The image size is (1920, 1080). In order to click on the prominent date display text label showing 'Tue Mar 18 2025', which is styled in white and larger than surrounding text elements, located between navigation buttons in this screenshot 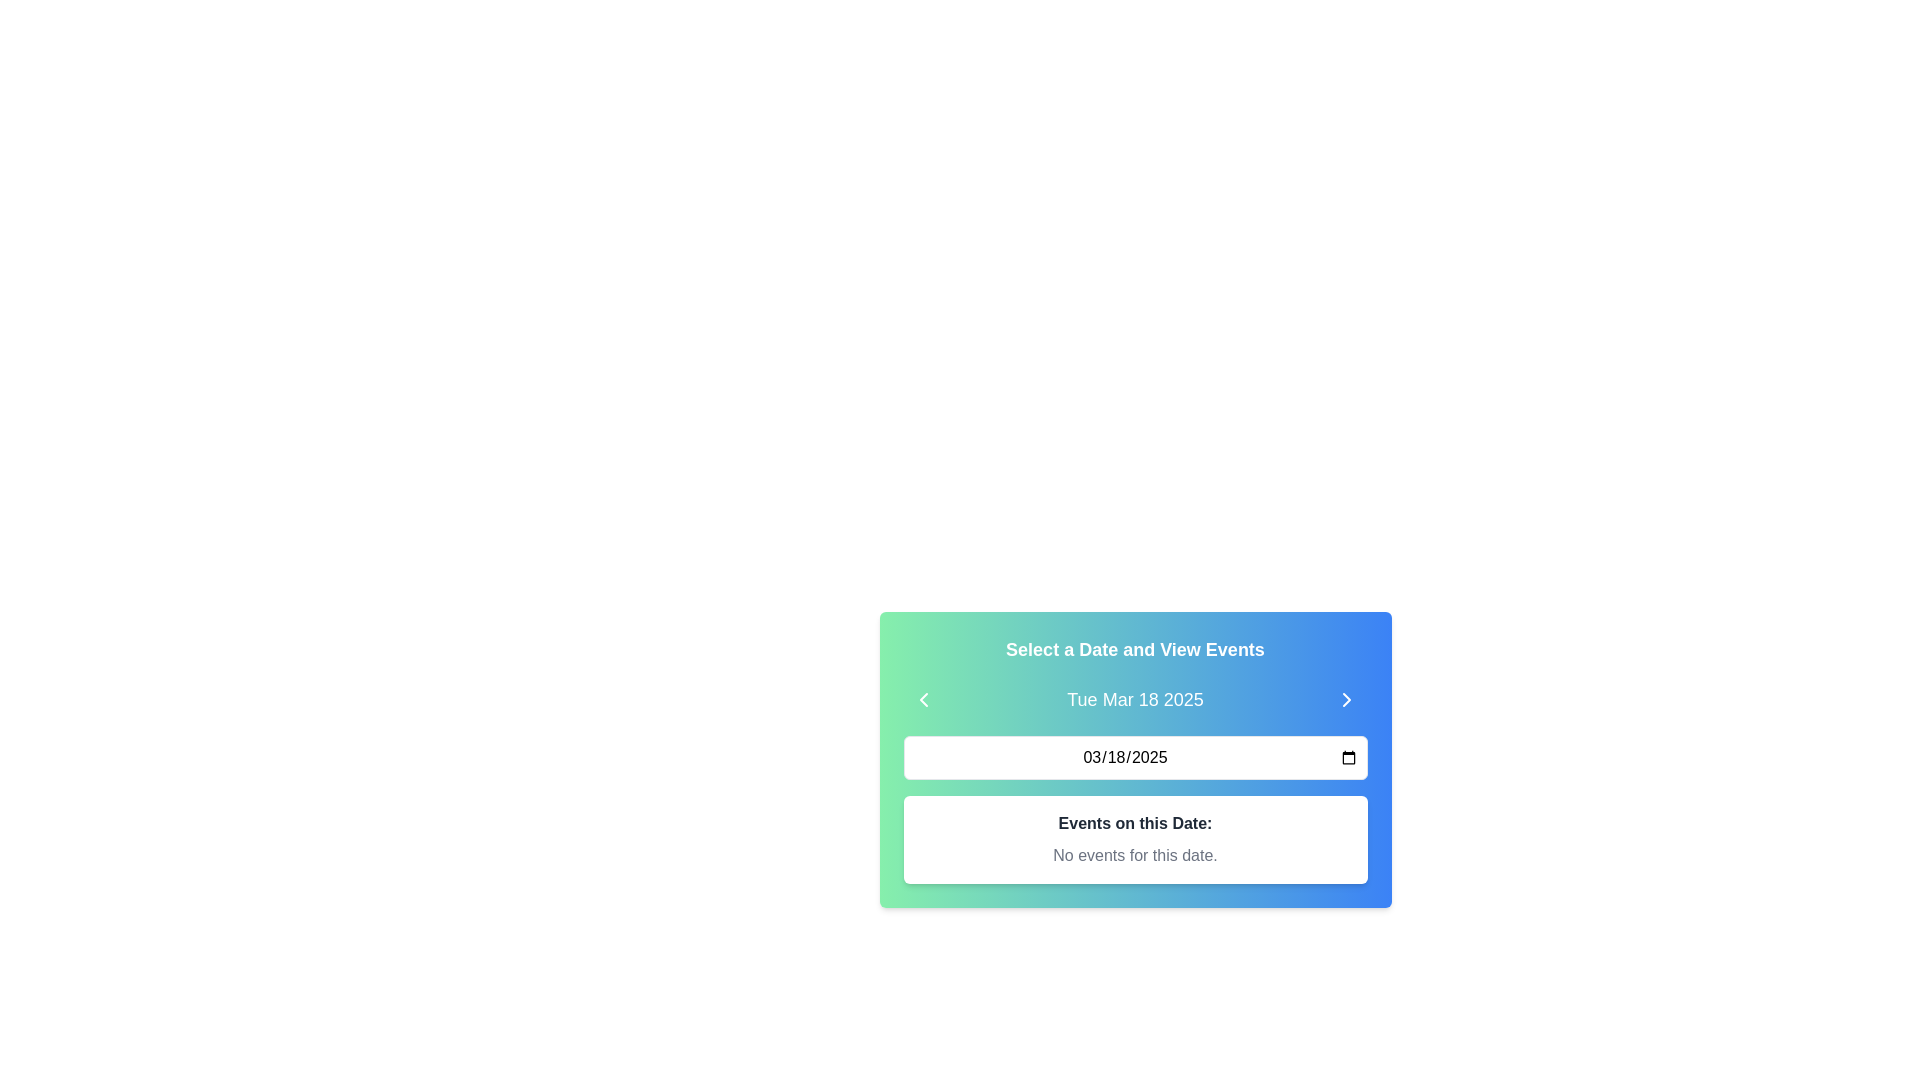, I will do `click(1135, 698)`.